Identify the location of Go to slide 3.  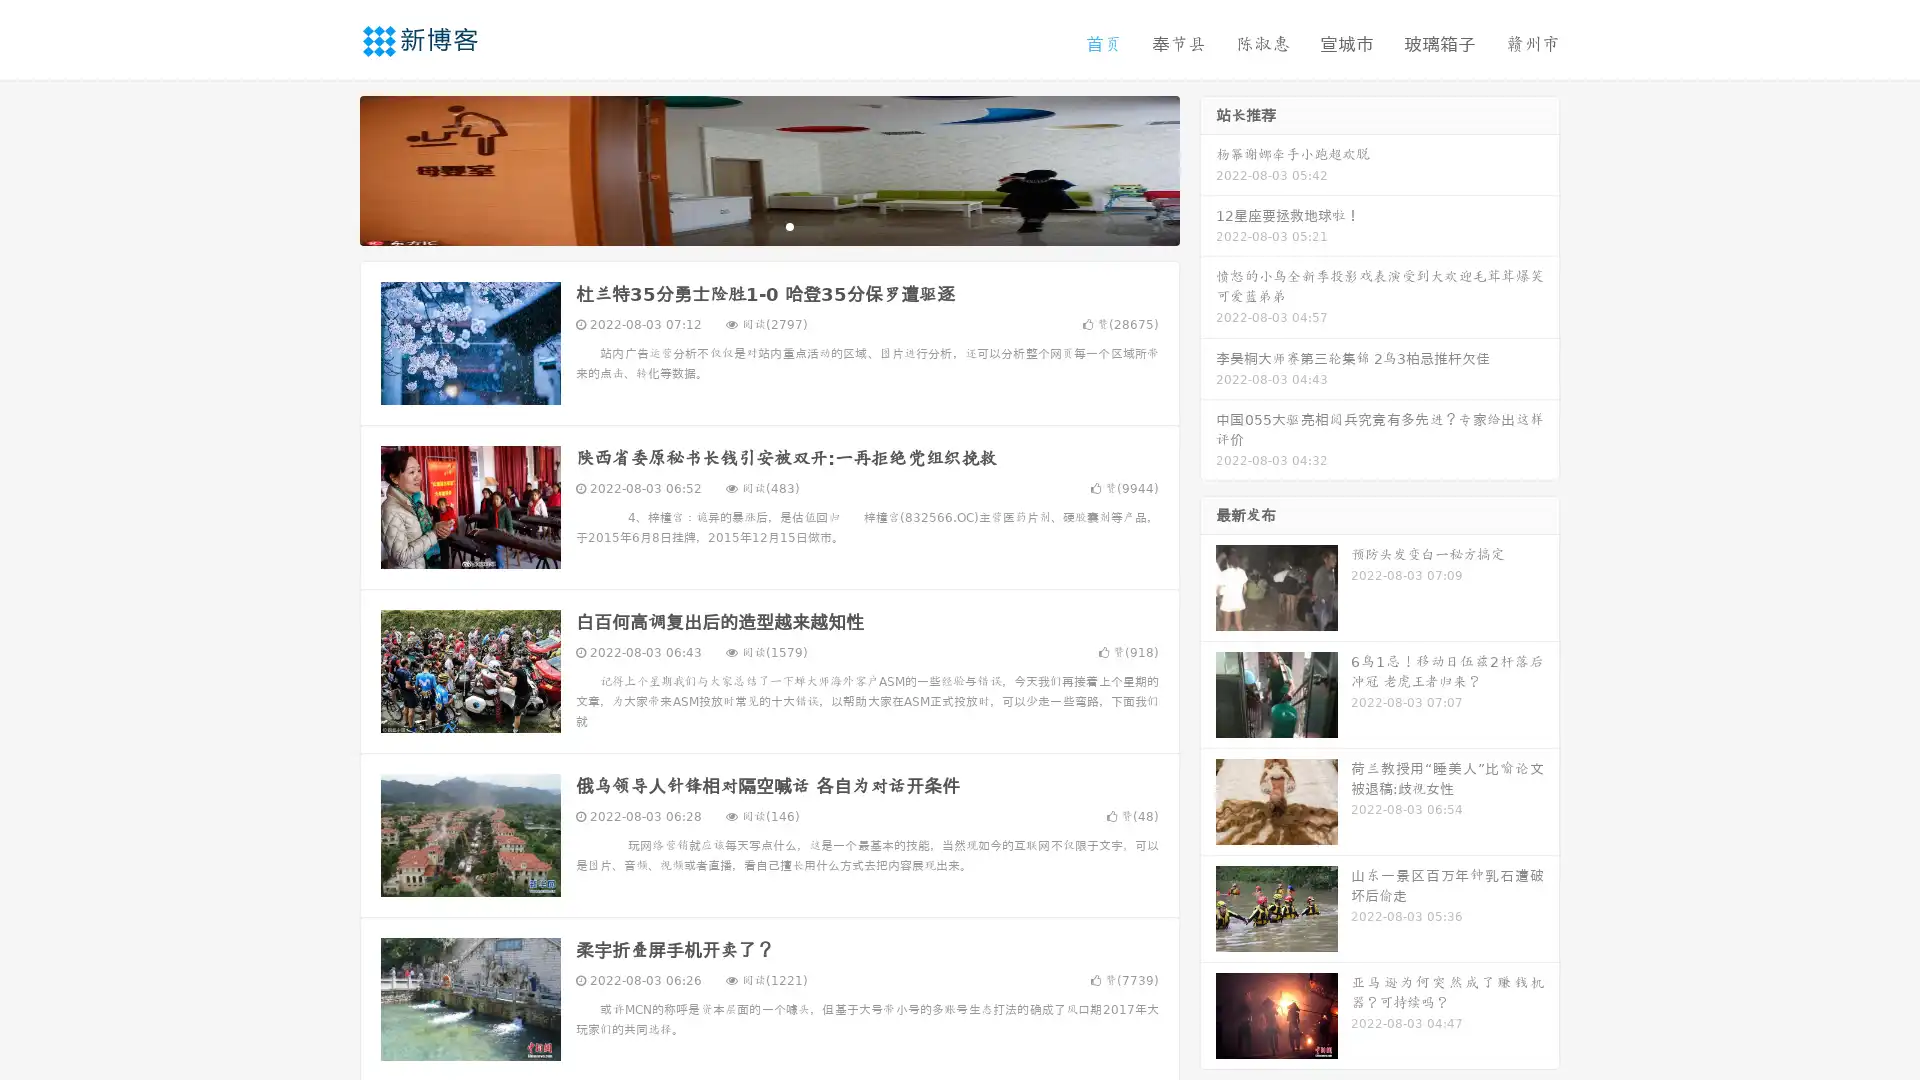
(789, 225).